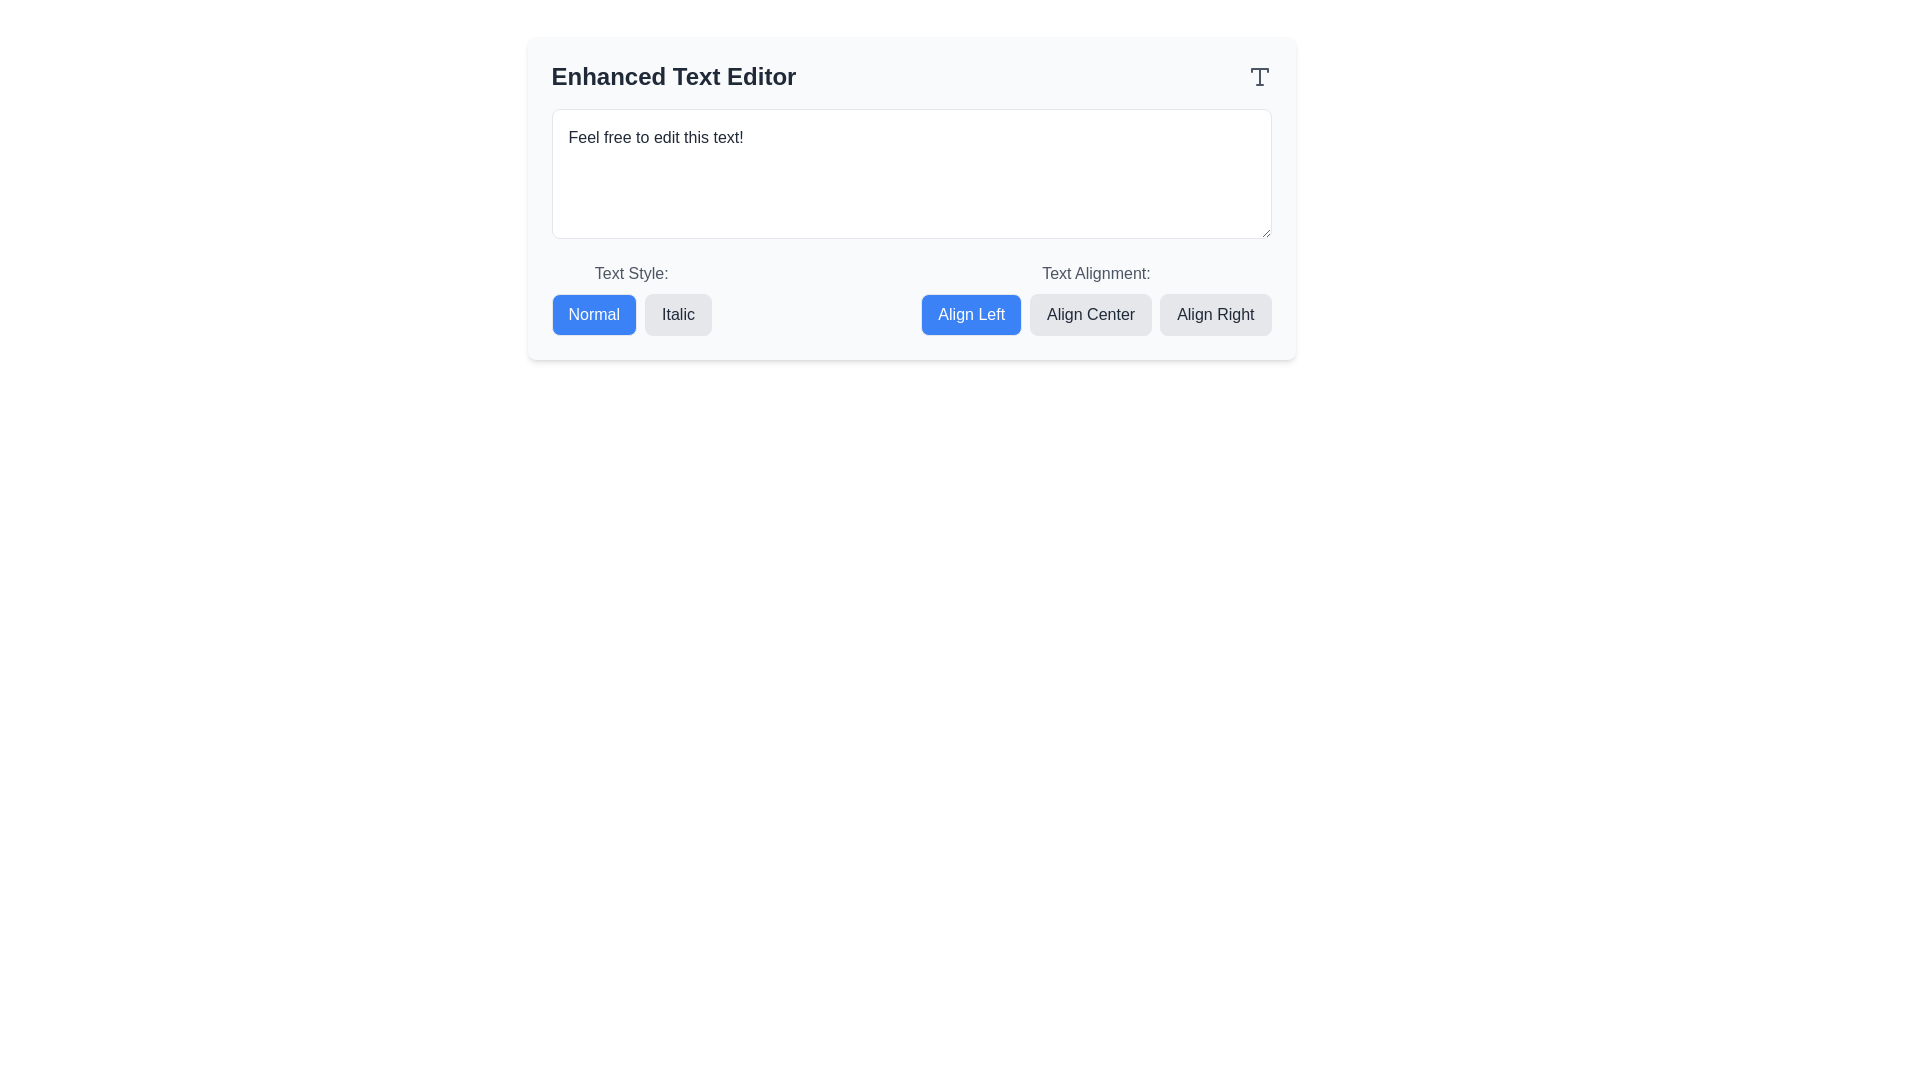 The width and height of the screenshot is (1920, 1080). Describe the element at coordinates (593, 315) in the screenshot. I see `the 'Normal' text style button located to the left of the 'Italic' button in the 'Text Style' group` at that location.